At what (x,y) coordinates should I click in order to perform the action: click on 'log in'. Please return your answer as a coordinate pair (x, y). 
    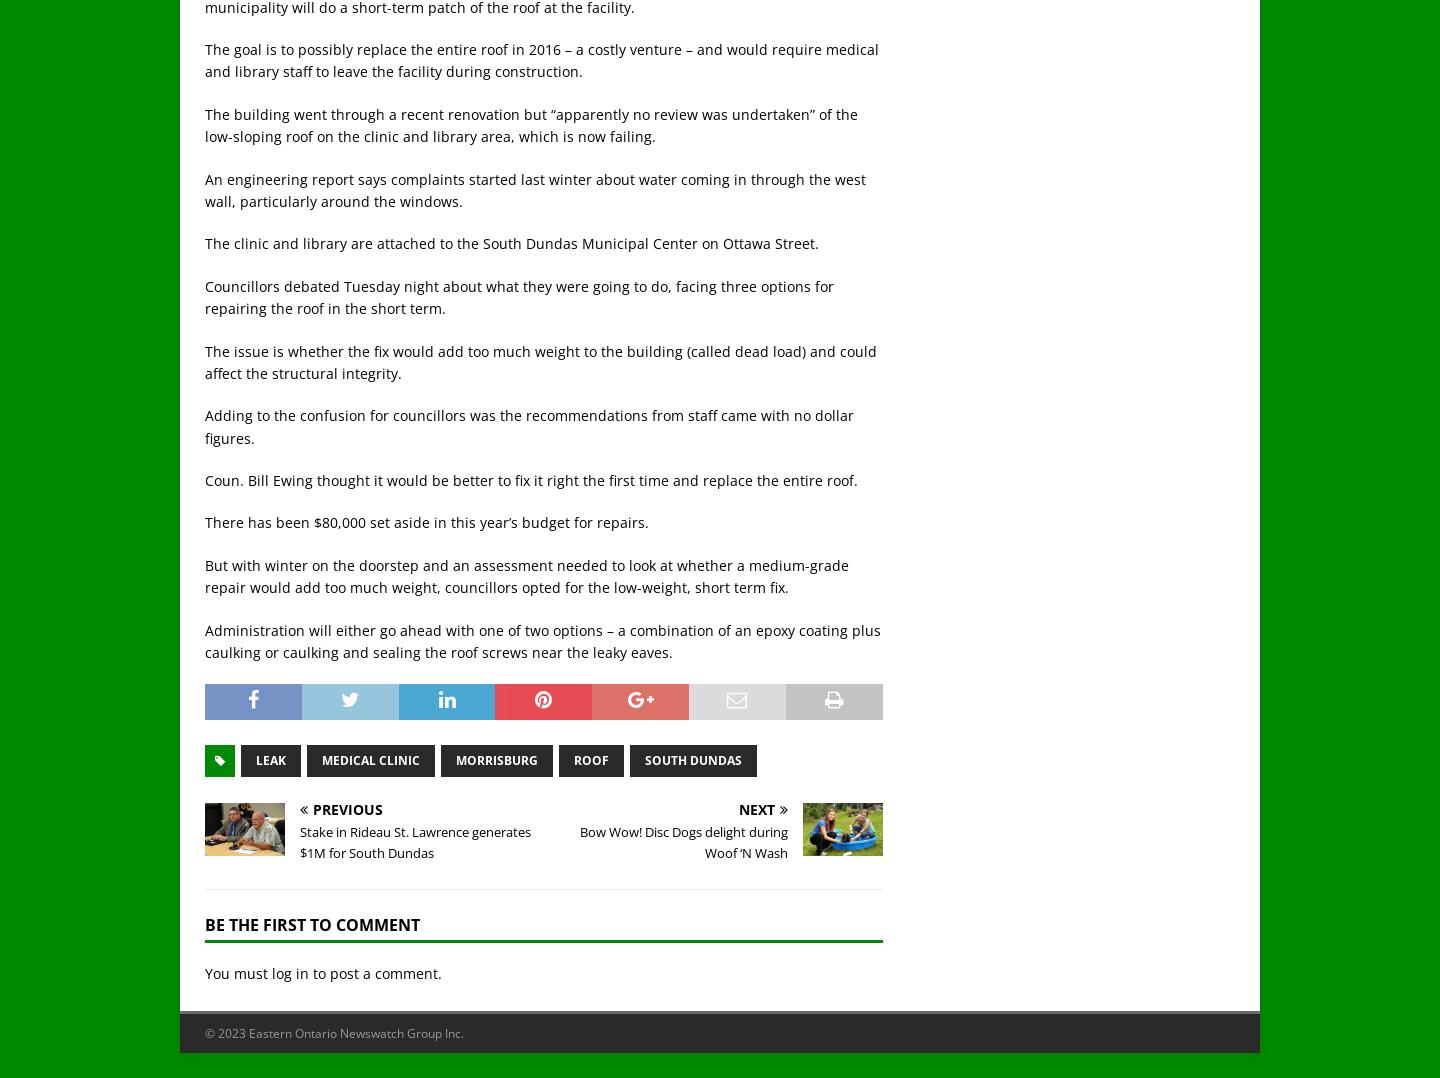
    Looking at the image, I should click on (289, 973).